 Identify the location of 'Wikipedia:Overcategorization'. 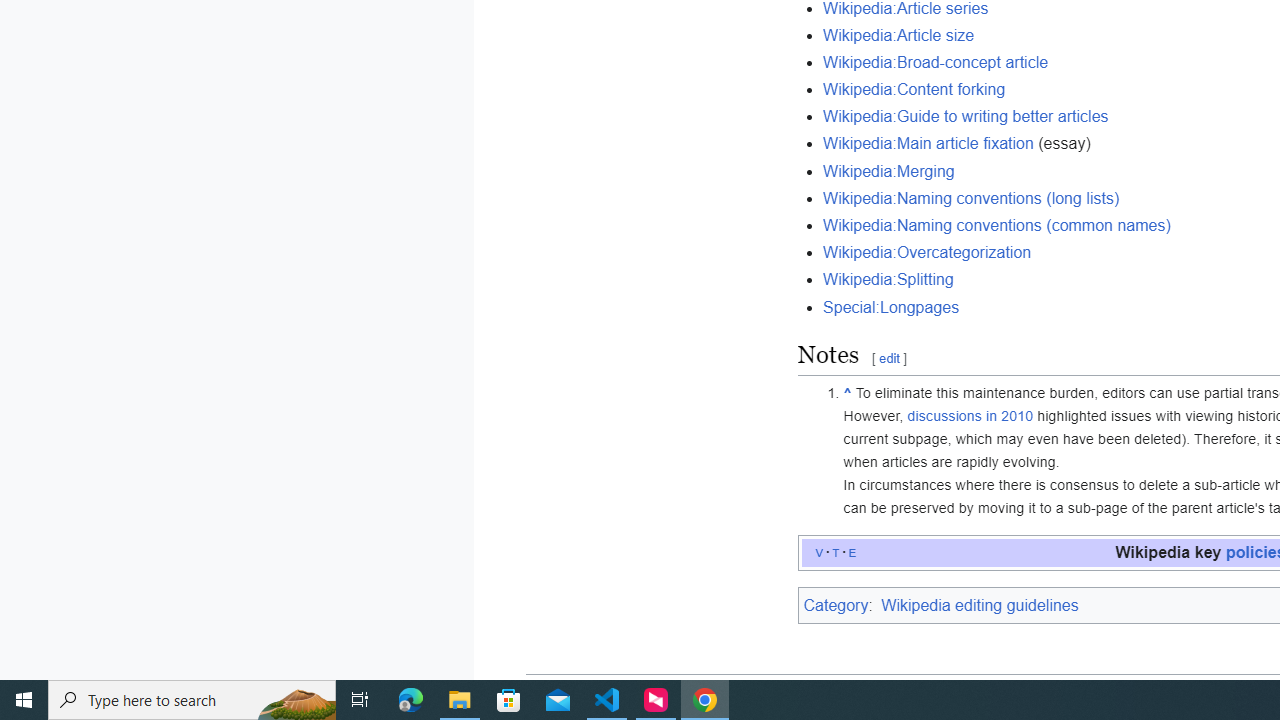
(926, 252).